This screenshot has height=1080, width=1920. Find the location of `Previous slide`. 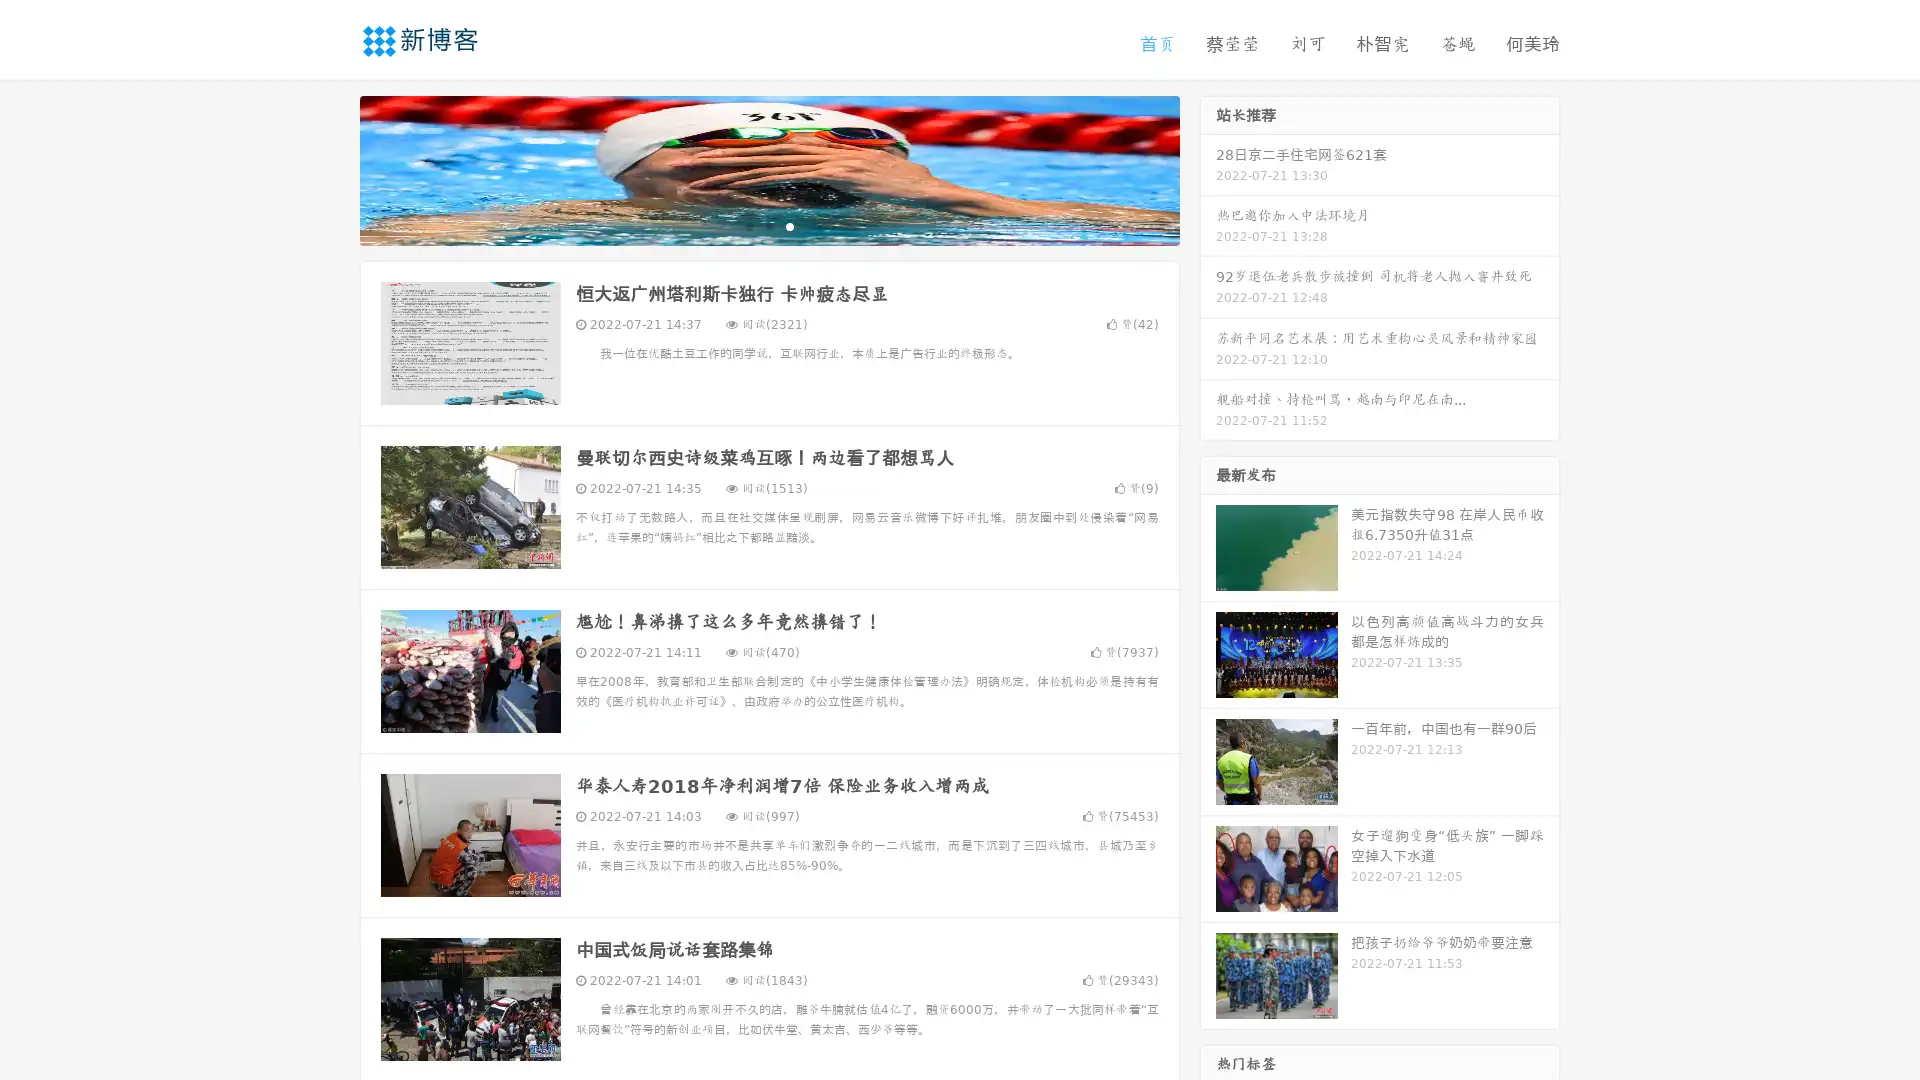

Previous slide is located at coordinates (330, 168).